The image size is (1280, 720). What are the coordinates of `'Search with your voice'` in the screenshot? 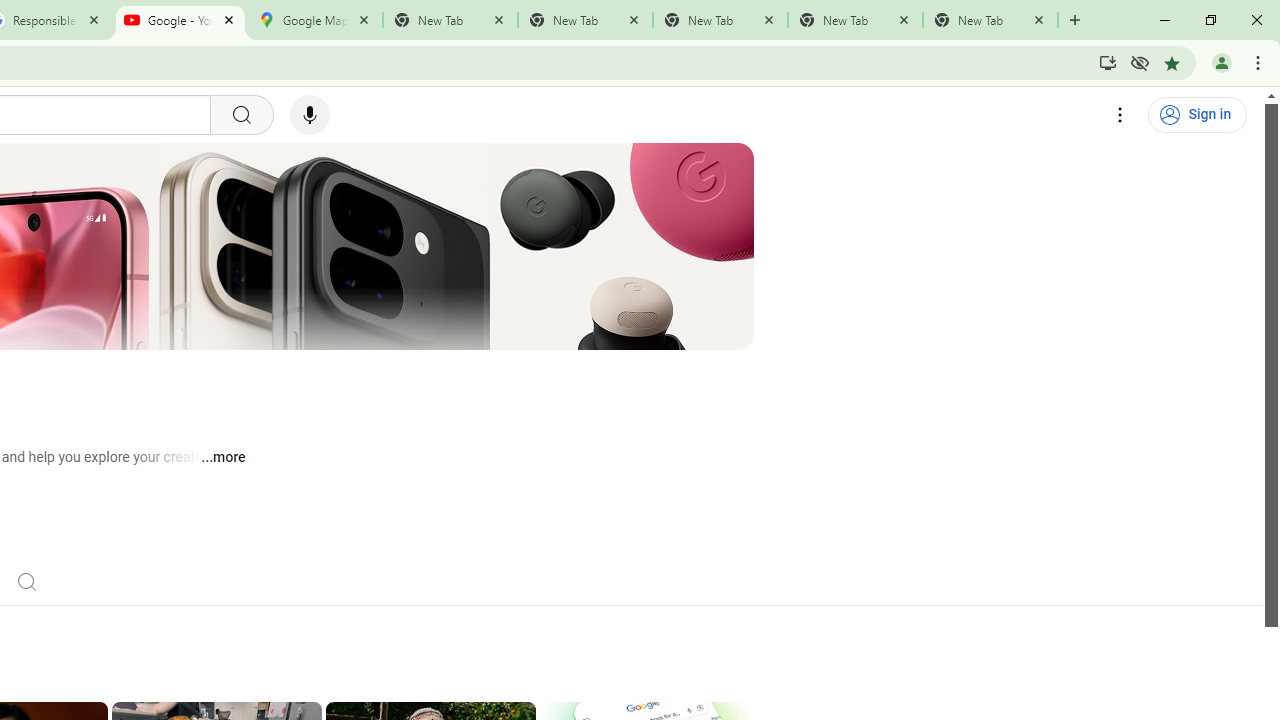 It's located at (308, 115).